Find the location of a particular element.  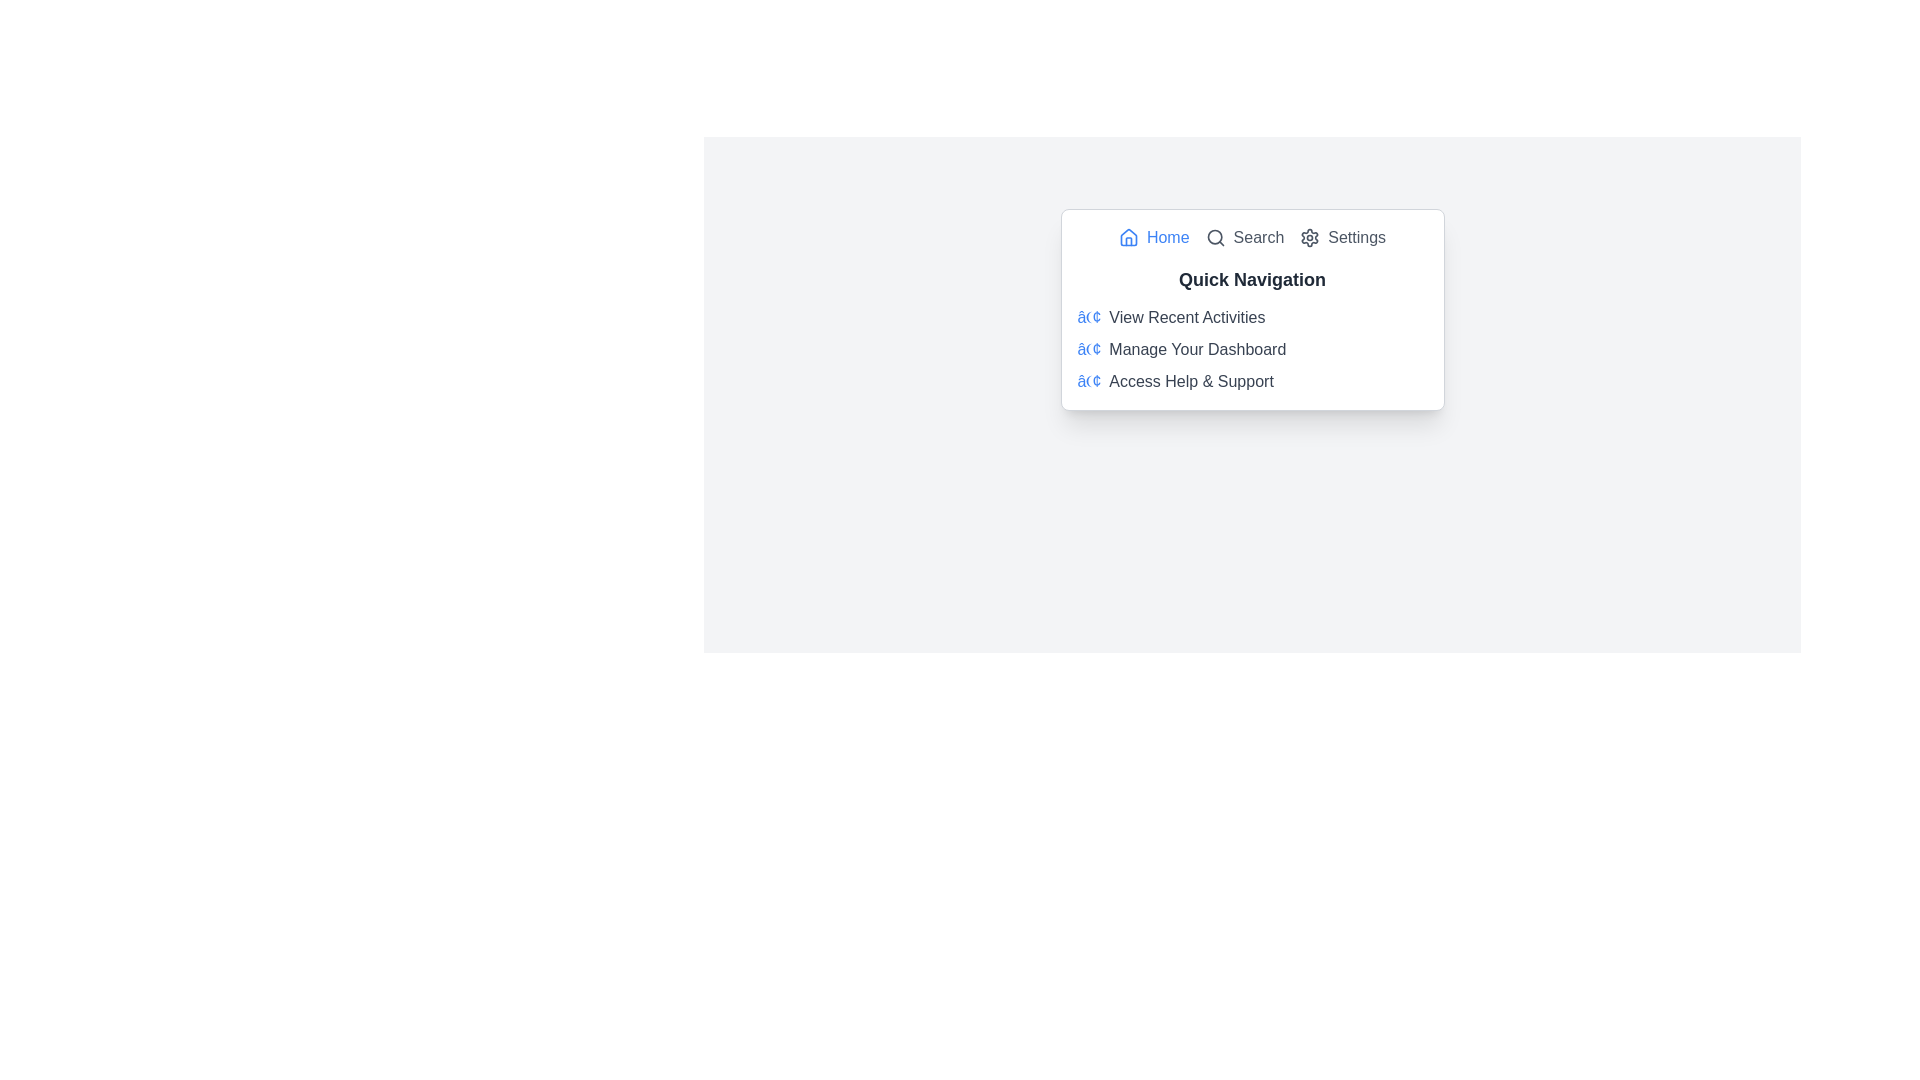

the circle lens of the magnifying glass icon, which is the second icon in the top bar of the interface, located to the left of the 'Settings' gear icon and to the right of the 'Home' icon is located at coordinates (1213, 236).